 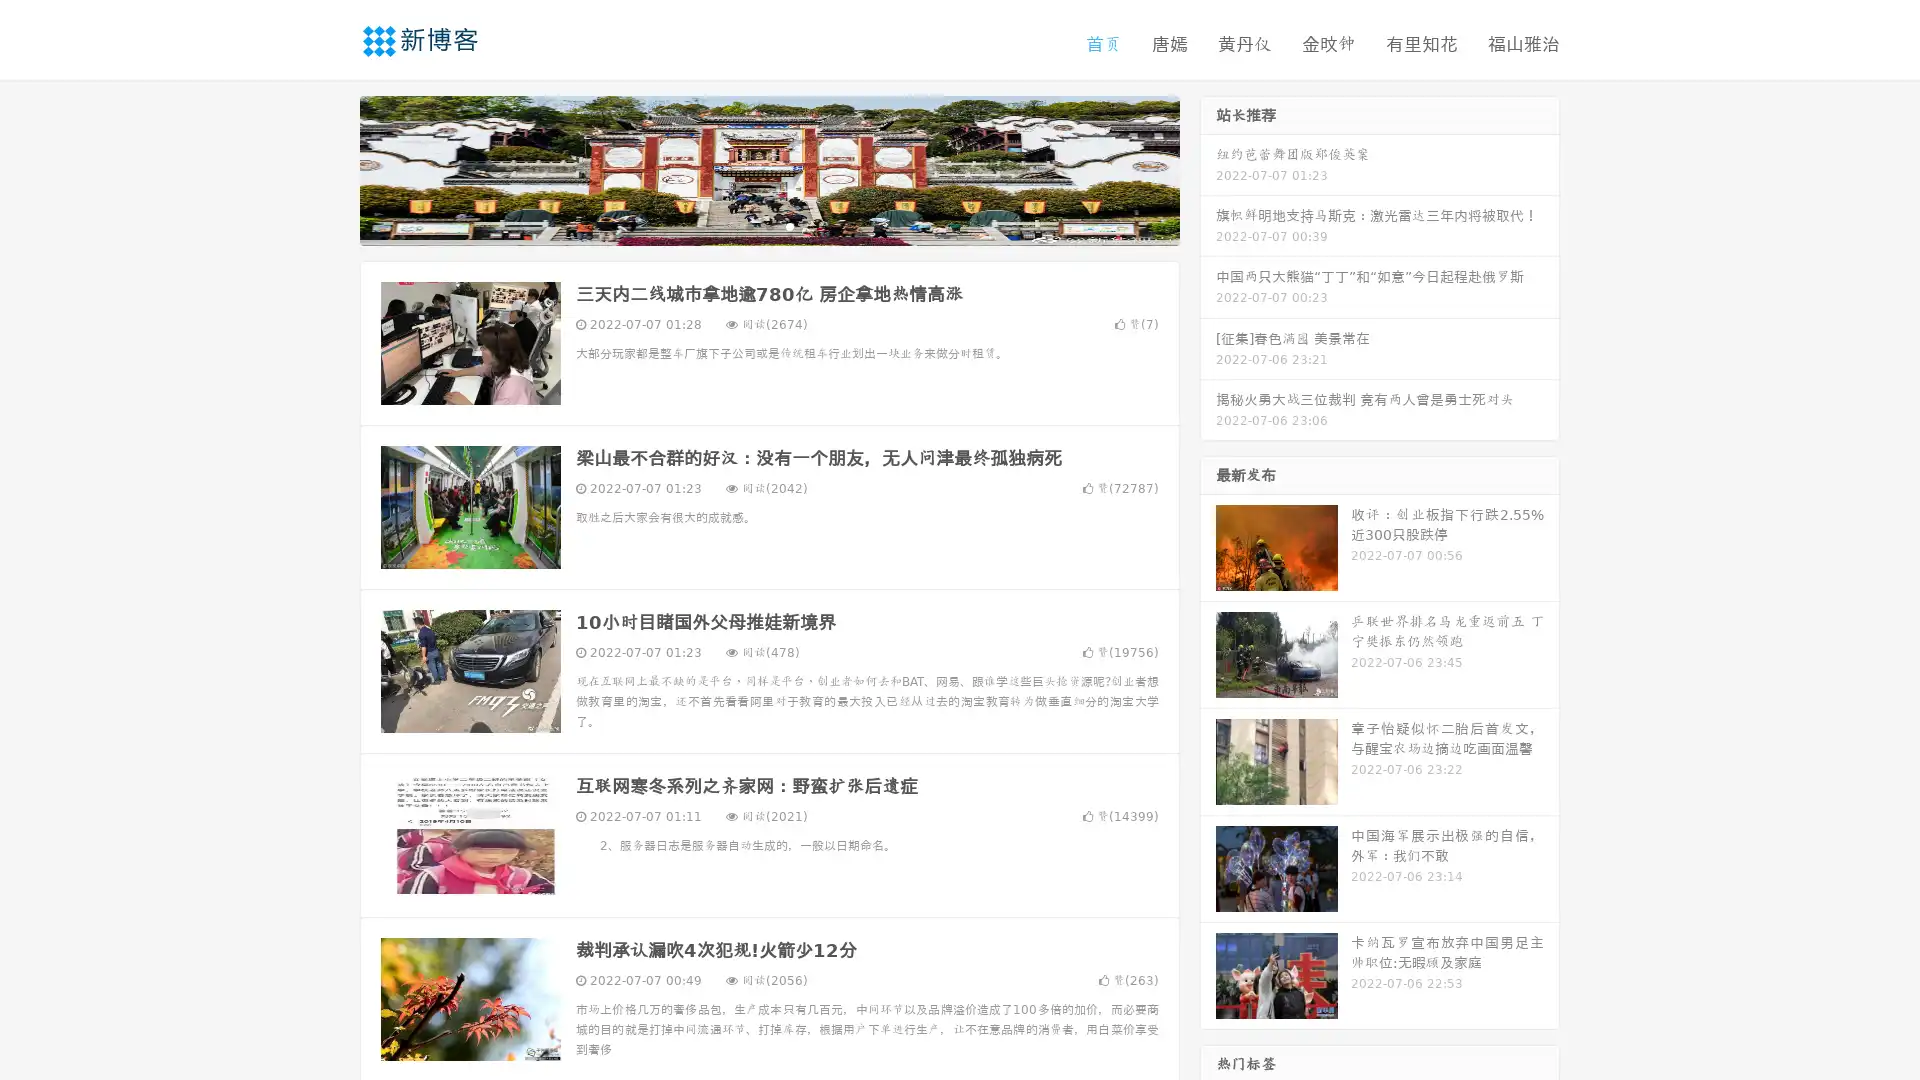 What do you see at coordinates (748, 225) in the screenshot?
I see `Go to slide 1` at bounding box center [748, 225].